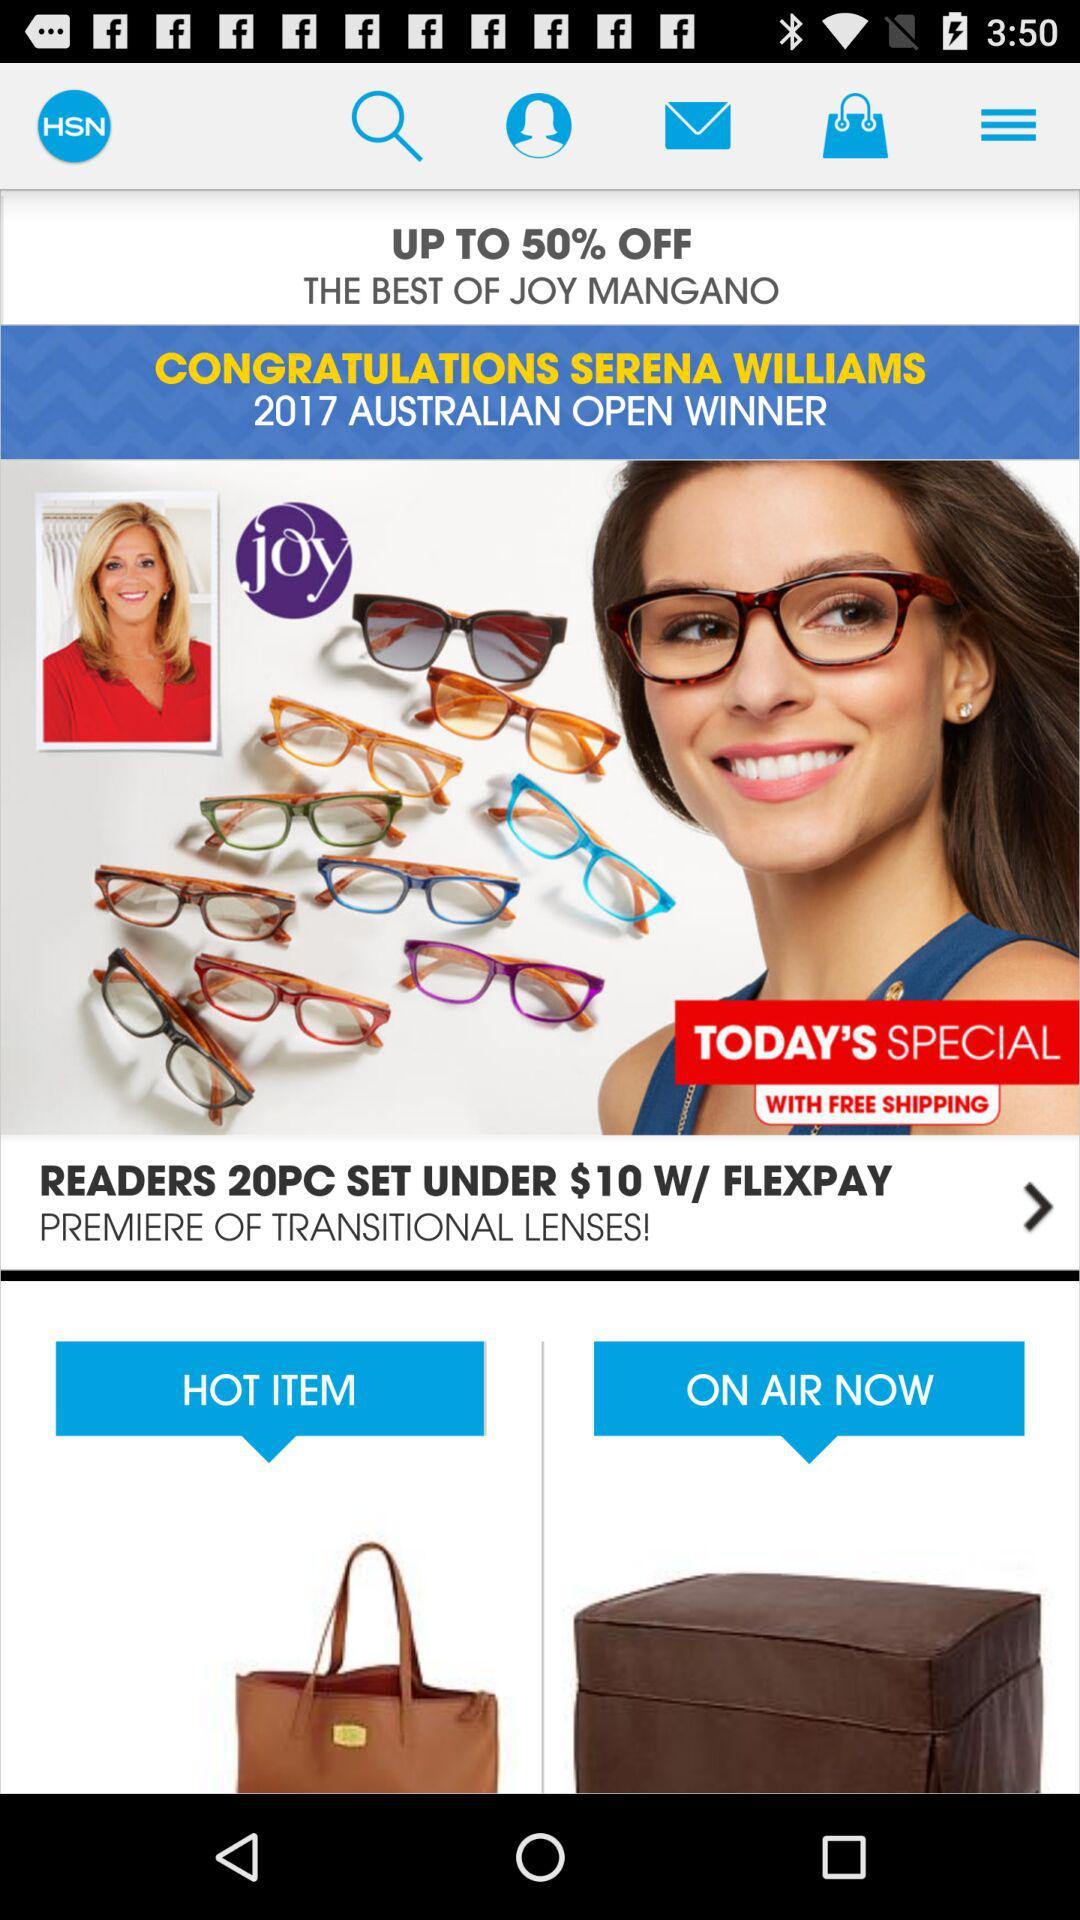 The image size is (1080, 1920). Describe the element at coordinates (537, 124) in the screenshot. I see `my account` at that location.